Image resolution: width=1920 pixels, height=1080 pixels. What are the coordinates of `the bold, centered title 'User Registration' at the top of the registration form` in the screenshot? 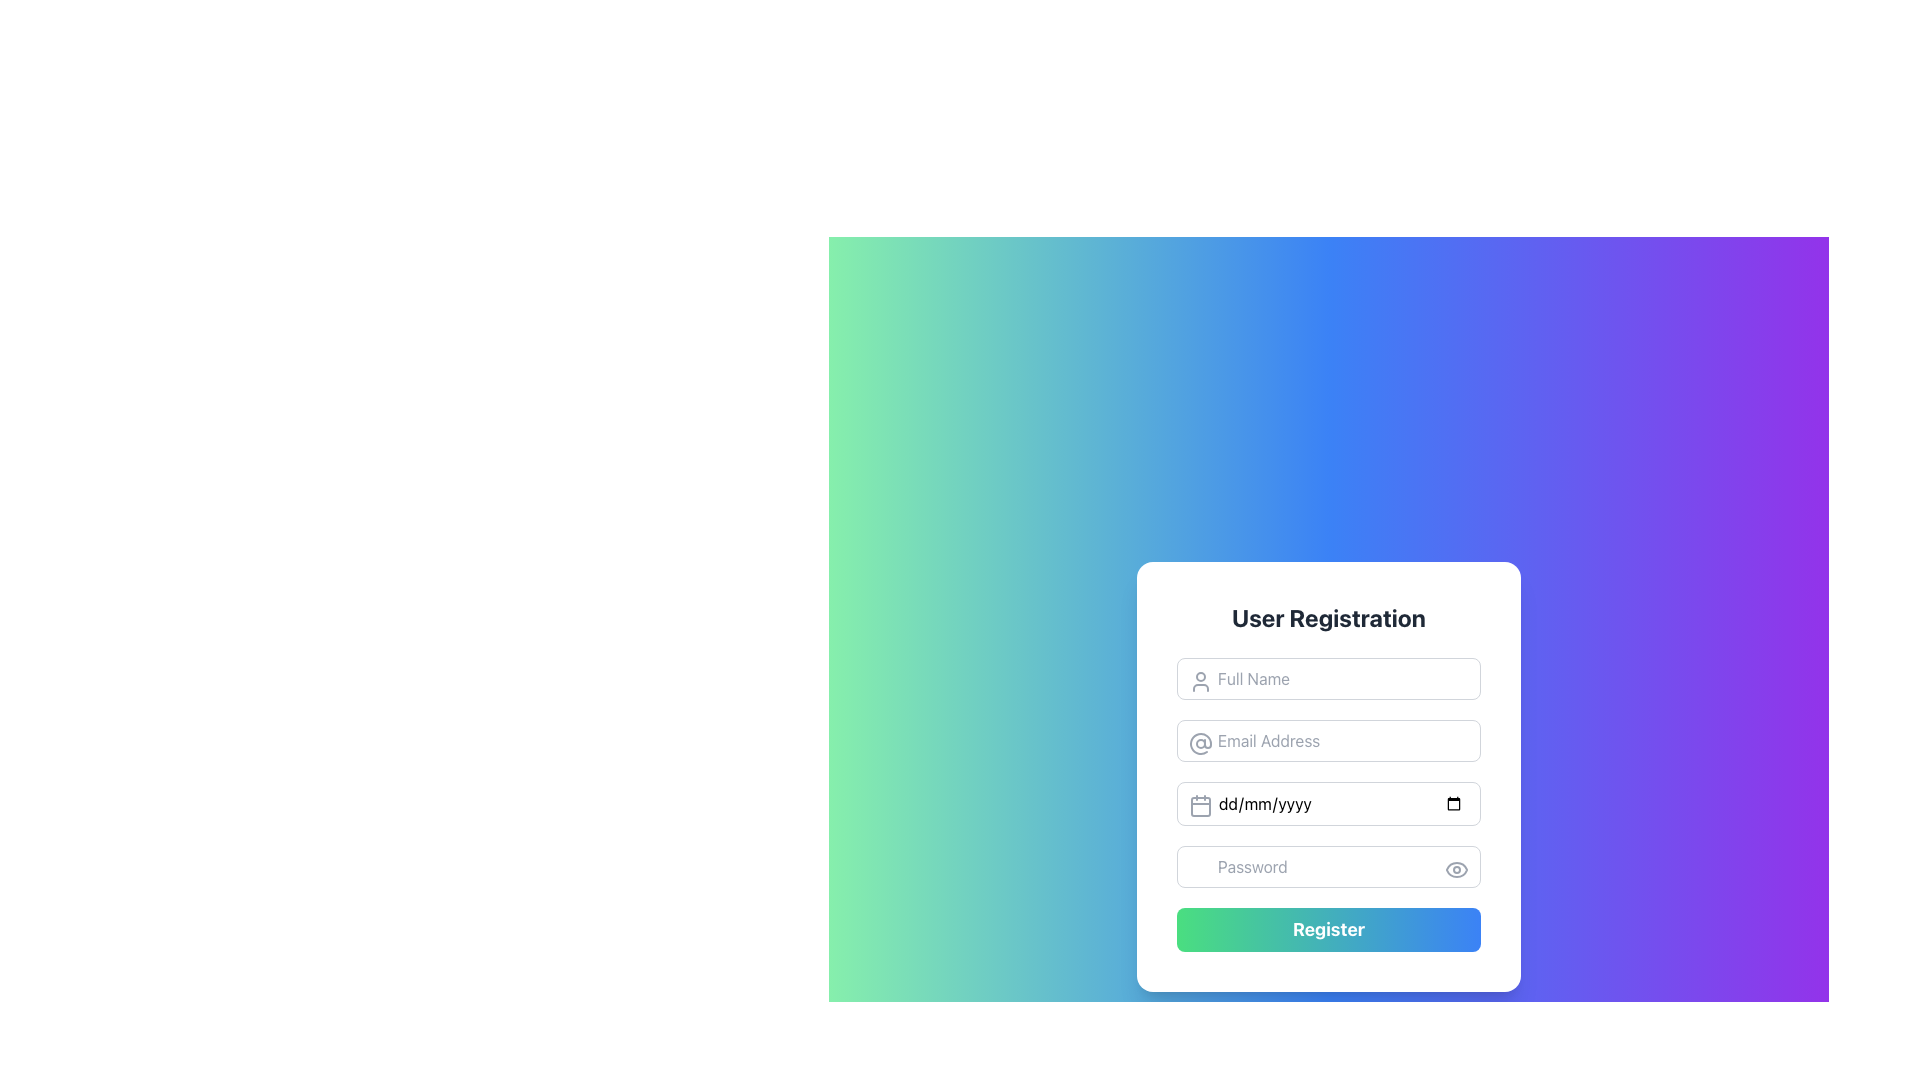 It's located at (1329, 616).